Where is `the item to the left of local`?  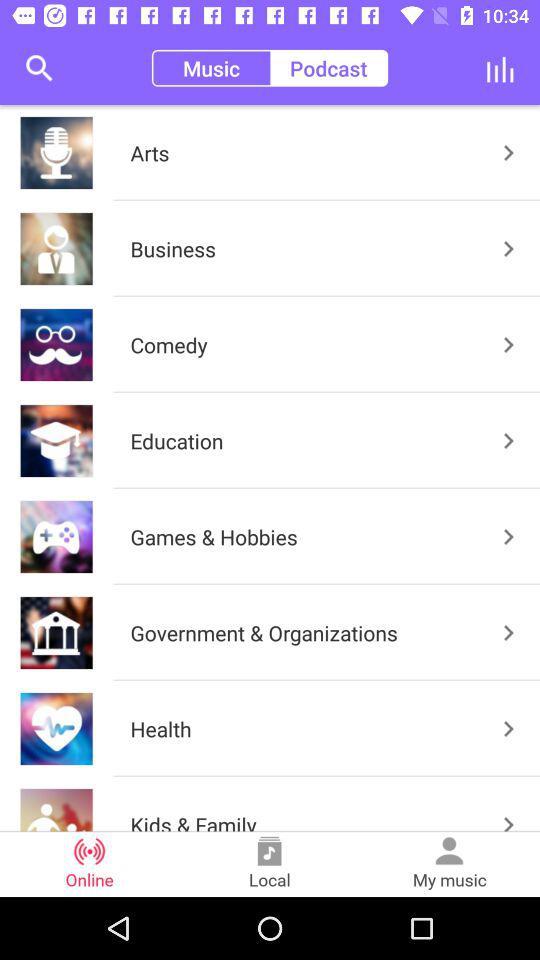
the item to the left of local is located at coordinates (89, 863).